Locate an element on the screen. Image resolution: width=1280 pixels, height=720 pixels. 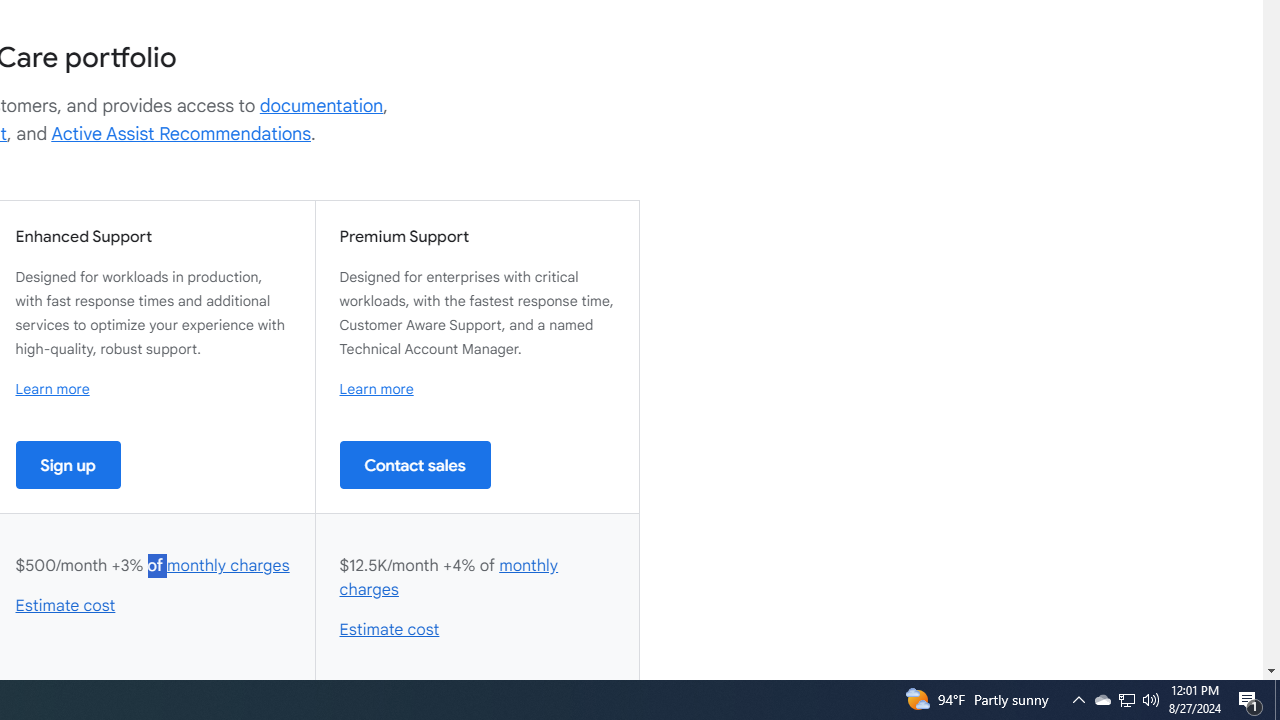
'Estimate cost' is located at coordinates (389, 630).